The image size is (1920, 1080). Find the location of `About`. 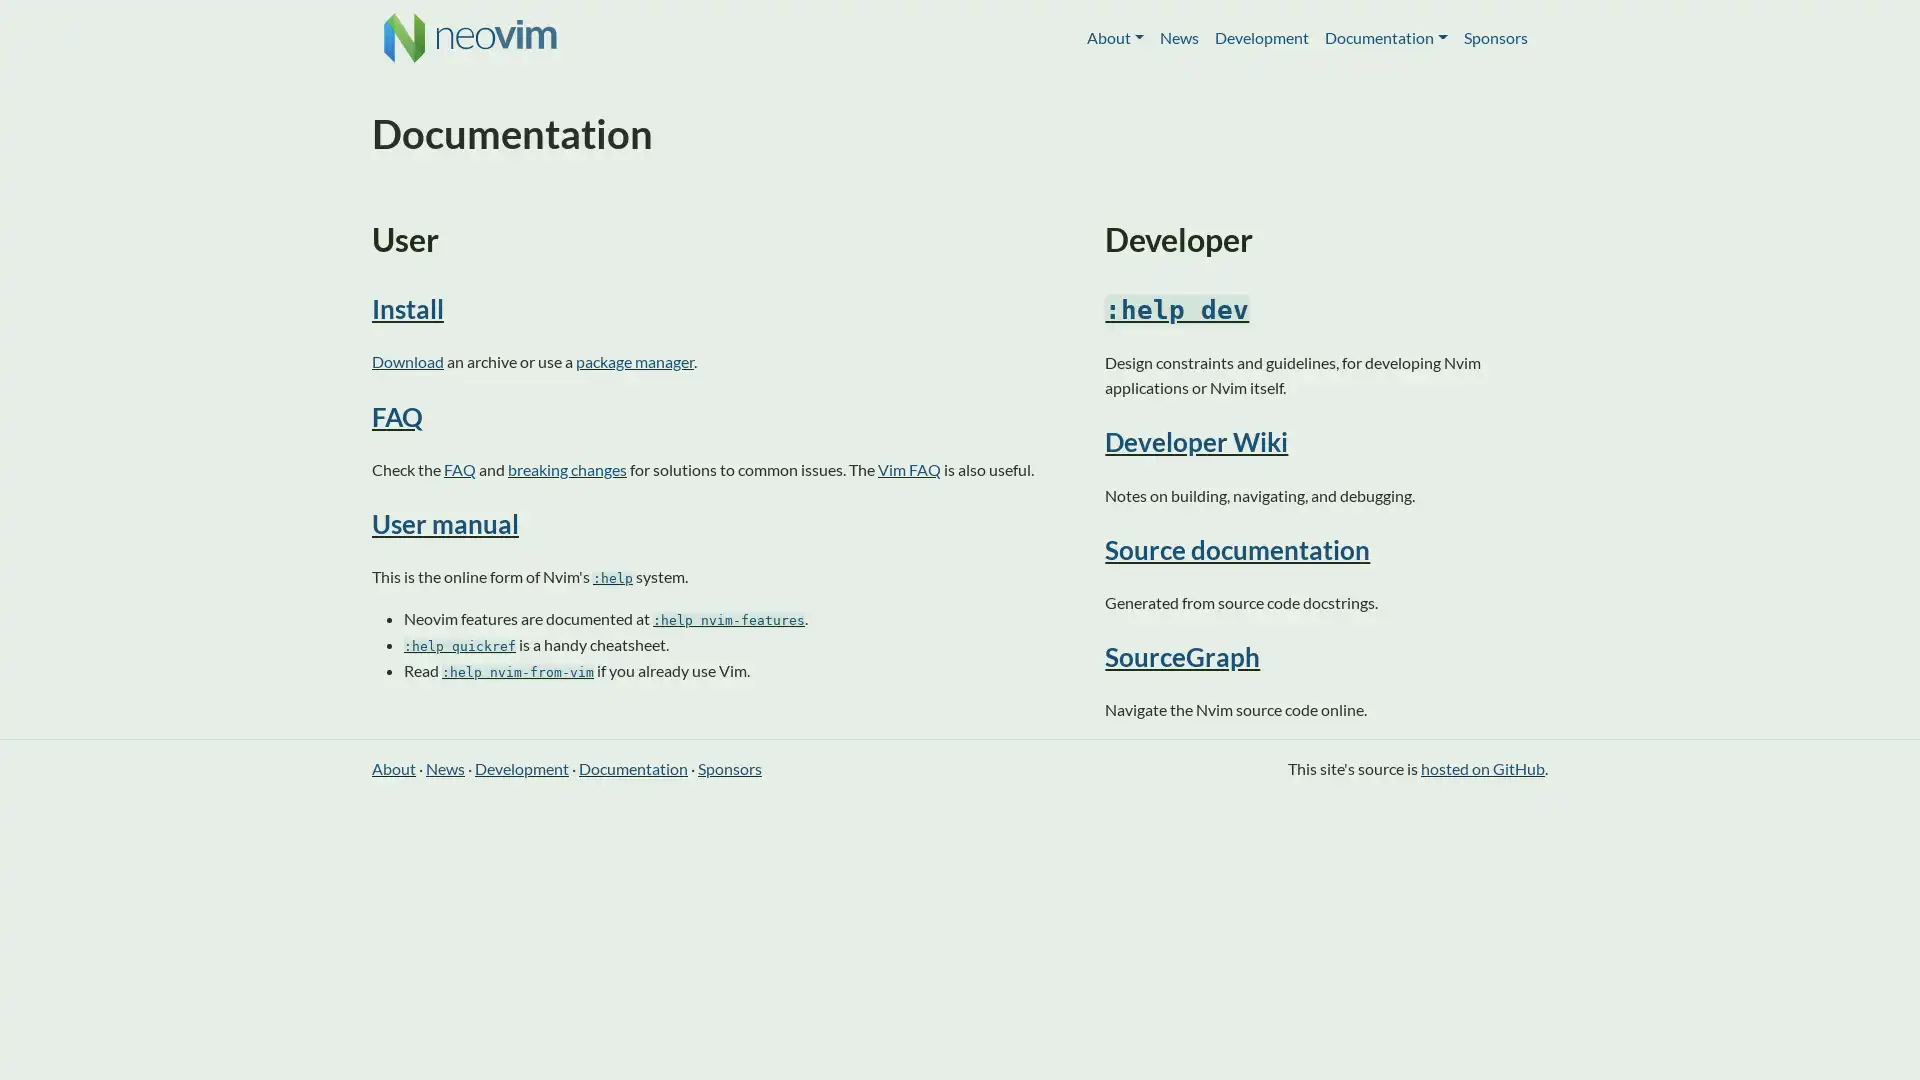

About is located at coordinates (1113, 37).